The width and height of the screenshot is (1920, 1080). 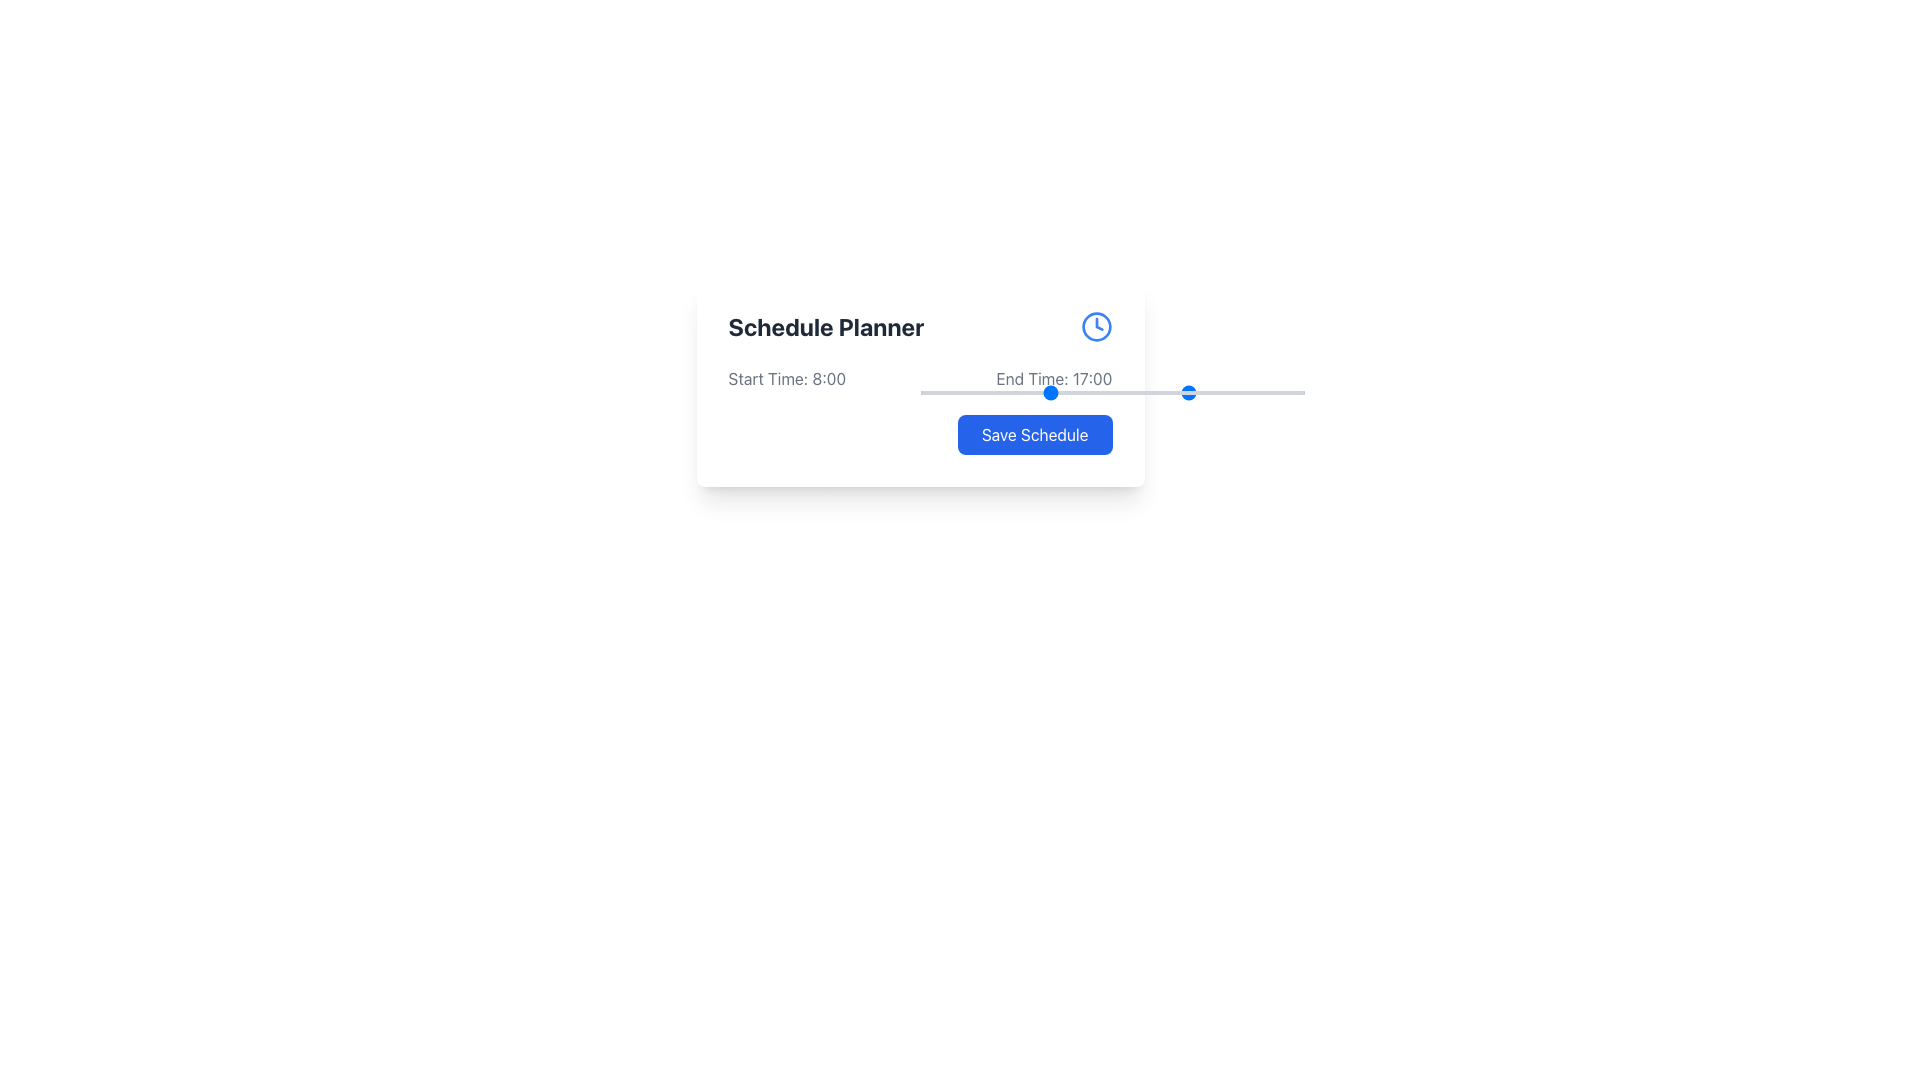 What do you see at coordinates (1095, 326) in the screenshot?
I see `the SVG Circle Component that represents the circular border of the clock icon located in the upper-right section of the layout` at bounding box center [1095, 326].